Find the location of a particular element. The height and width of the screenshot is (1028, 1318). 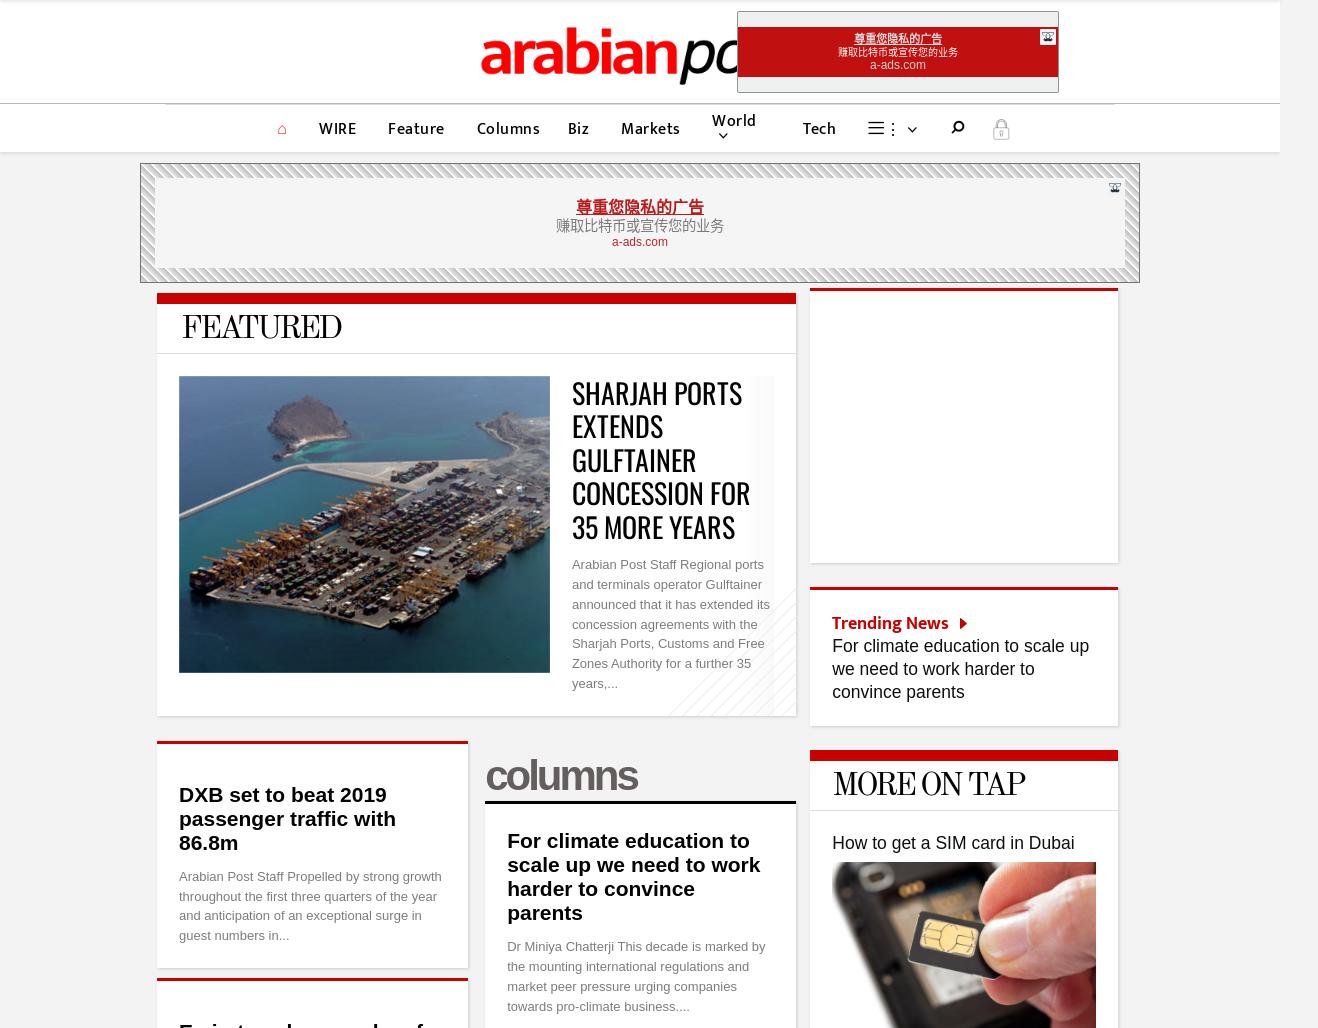

'Advertise on Arabian Post' is located at coordinates (731, 868).